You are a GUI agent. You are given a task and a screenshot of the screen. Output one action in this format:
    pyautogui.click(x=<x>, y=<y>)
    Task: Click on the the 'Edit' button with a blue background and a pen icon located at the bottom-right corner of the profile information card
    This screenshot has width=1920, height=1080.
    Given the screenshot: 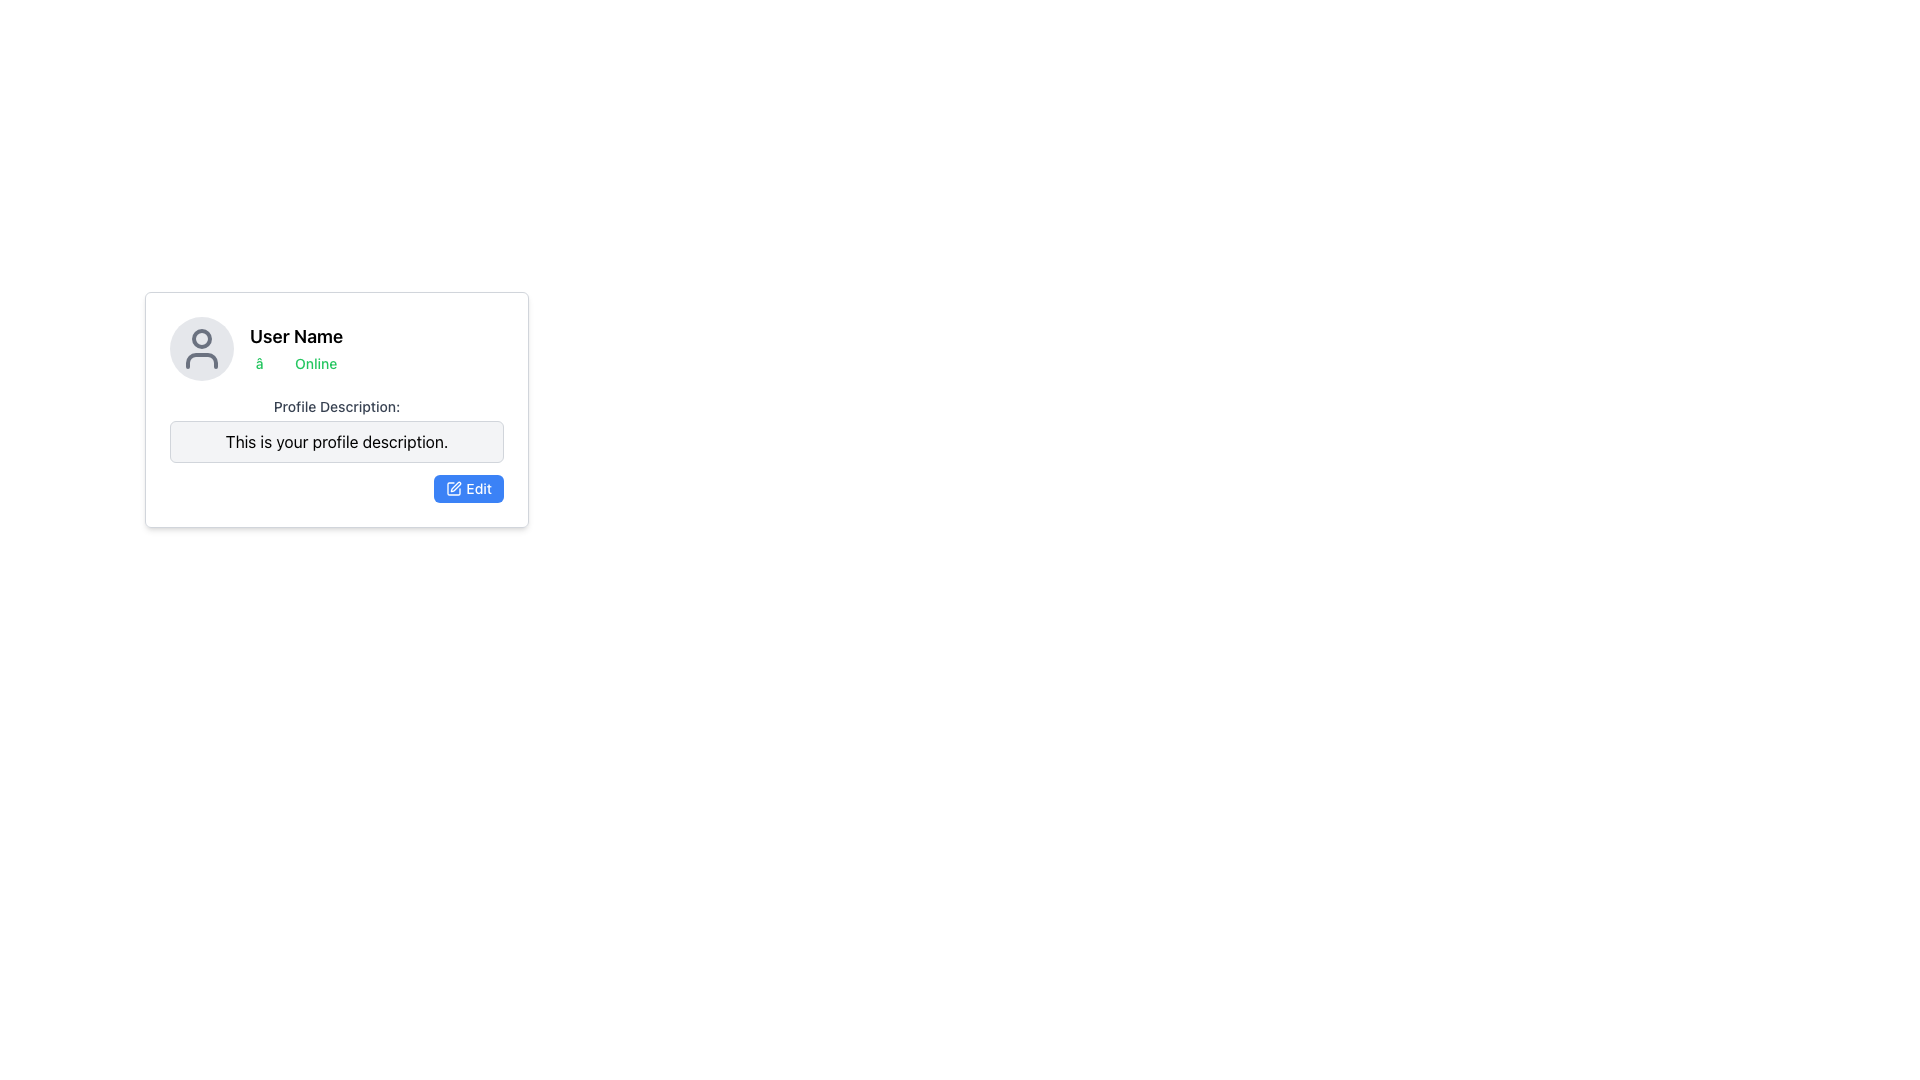 What is the action you would take?
    pyautogui.click(x=468, y=489)
    